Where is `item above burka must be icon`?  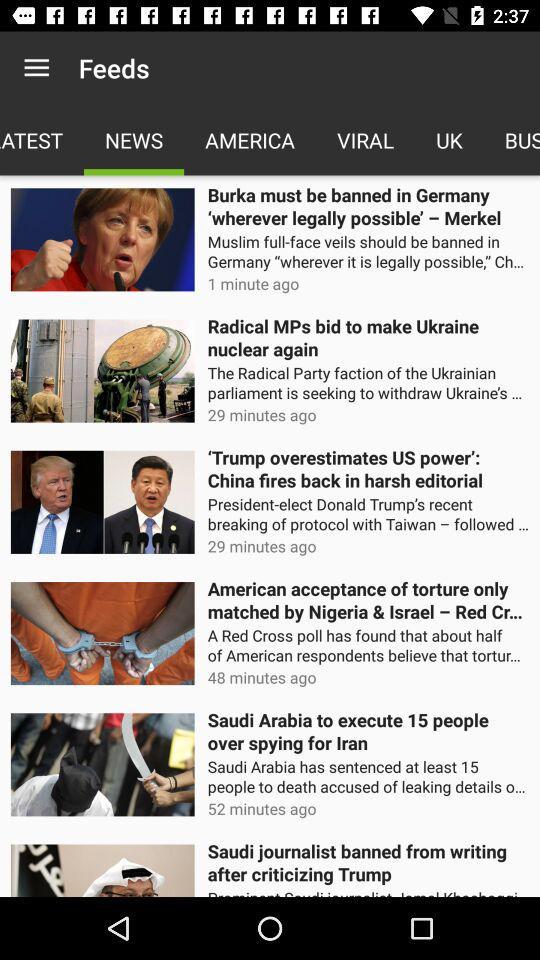
item above burka must be icon is located at coordinates (364, 139).